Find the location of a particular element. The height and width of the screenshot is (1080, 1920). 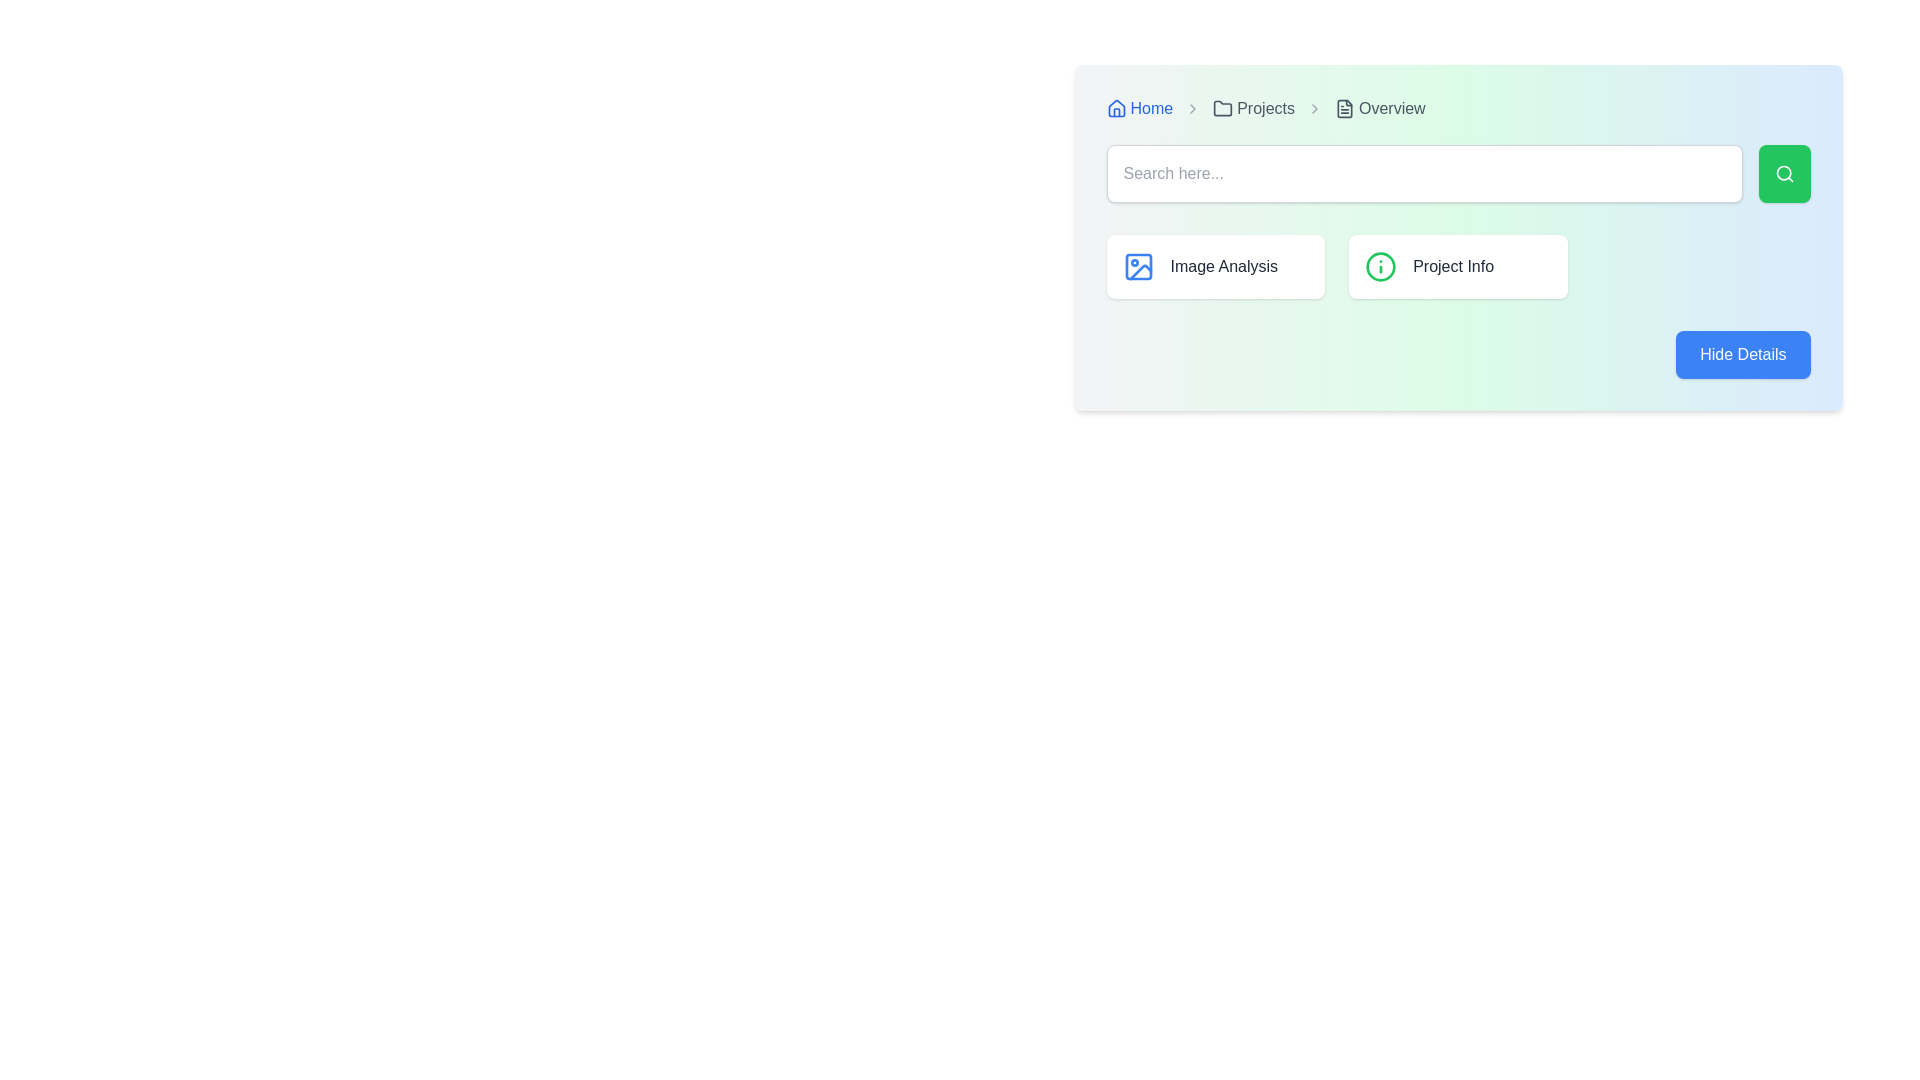

the circular lens element of the magnifying glass icon located to the right of the search bar is located at coordinates (1783, 172).